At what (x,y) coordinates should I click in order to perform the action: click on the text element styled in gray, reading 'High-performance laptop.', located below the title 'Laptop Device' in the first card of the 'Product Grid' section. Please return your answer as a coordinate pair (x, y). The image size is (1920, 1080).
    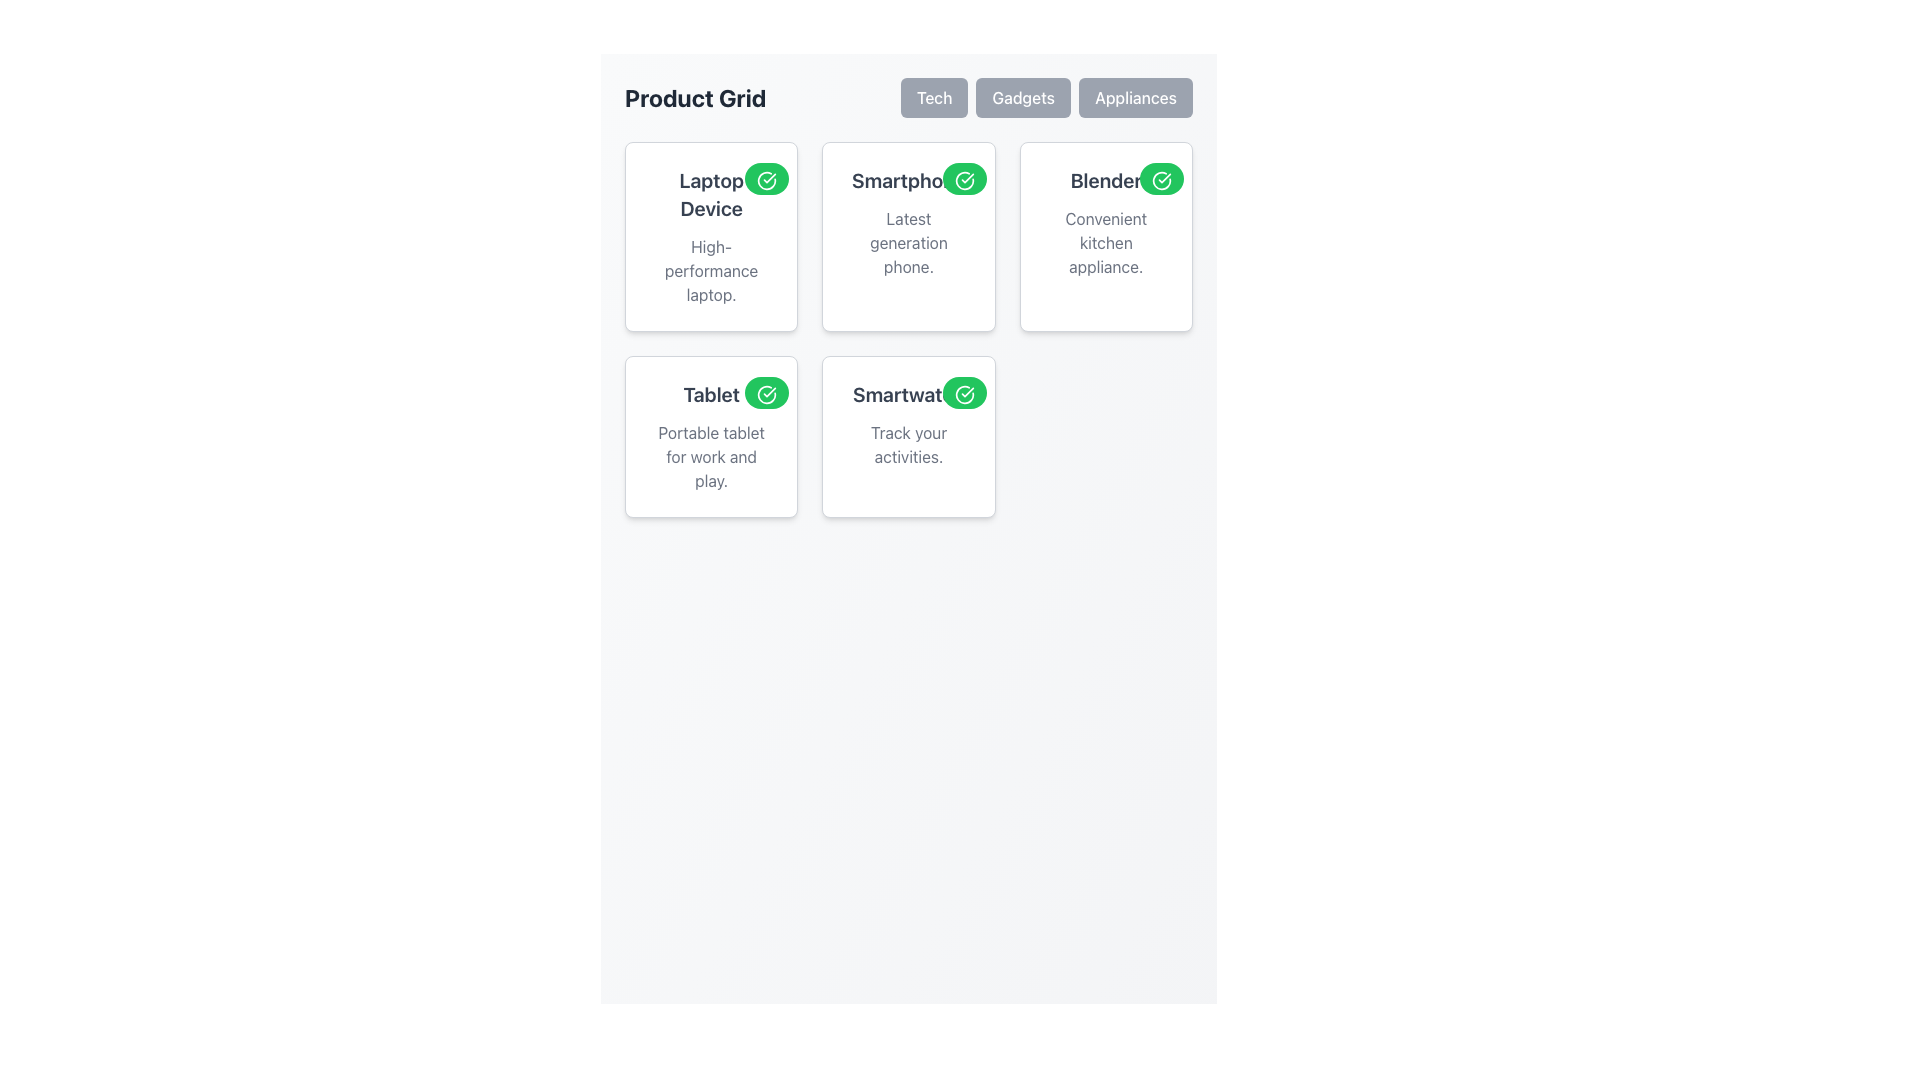
    Looking at the image, I should click on (711, 270).